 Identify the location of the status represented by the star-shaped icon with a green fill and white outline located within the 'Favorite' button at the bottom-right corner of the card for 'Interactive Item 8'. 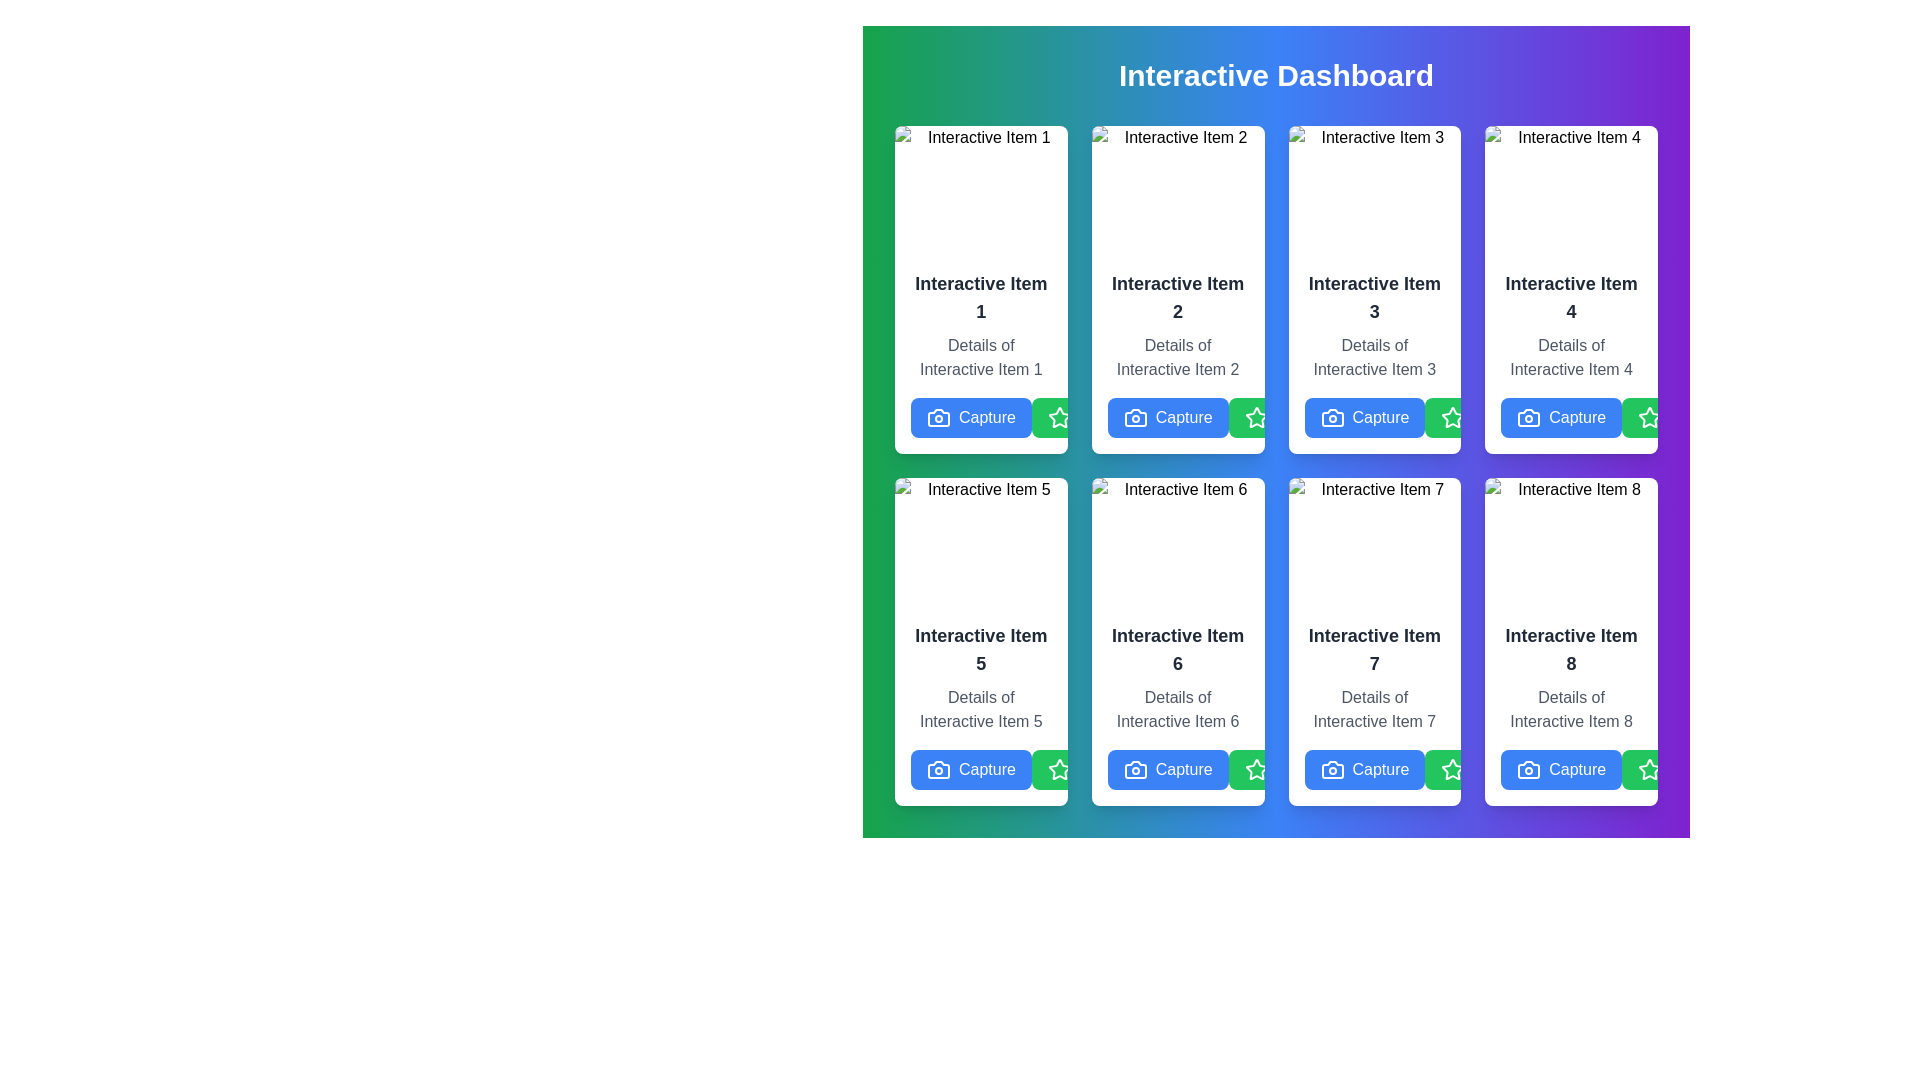
(1650, 769).